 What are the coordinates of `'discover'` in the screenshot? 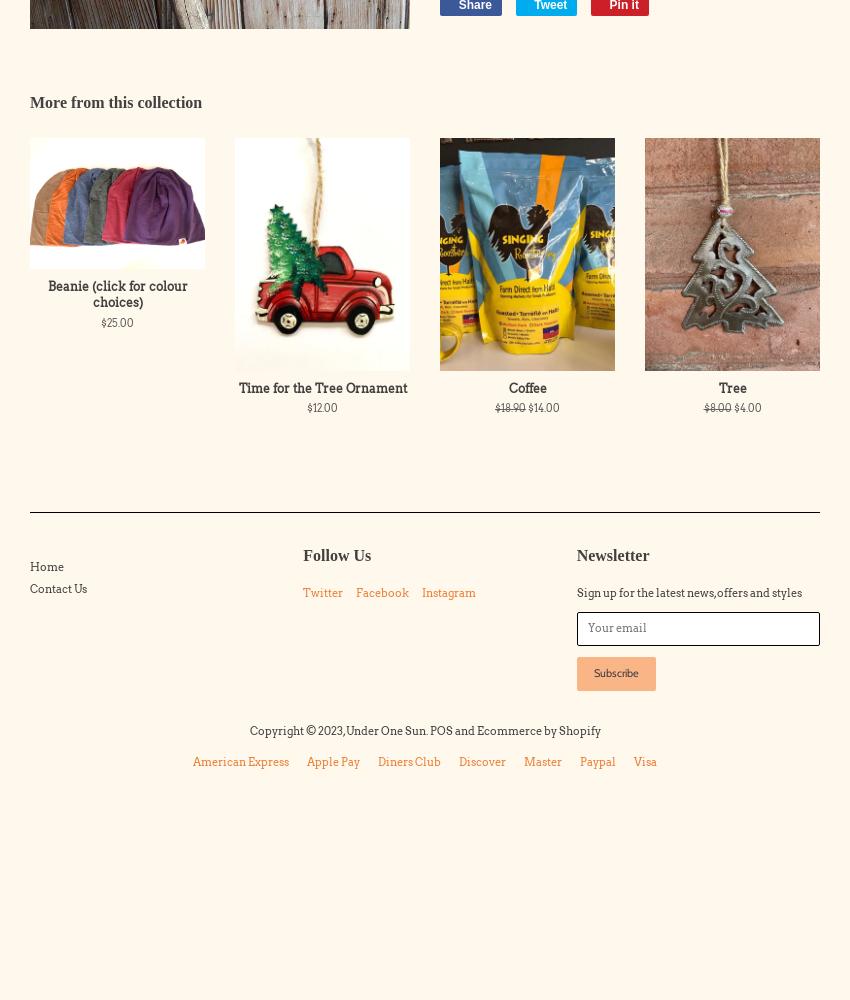 It's located at (458, 761).